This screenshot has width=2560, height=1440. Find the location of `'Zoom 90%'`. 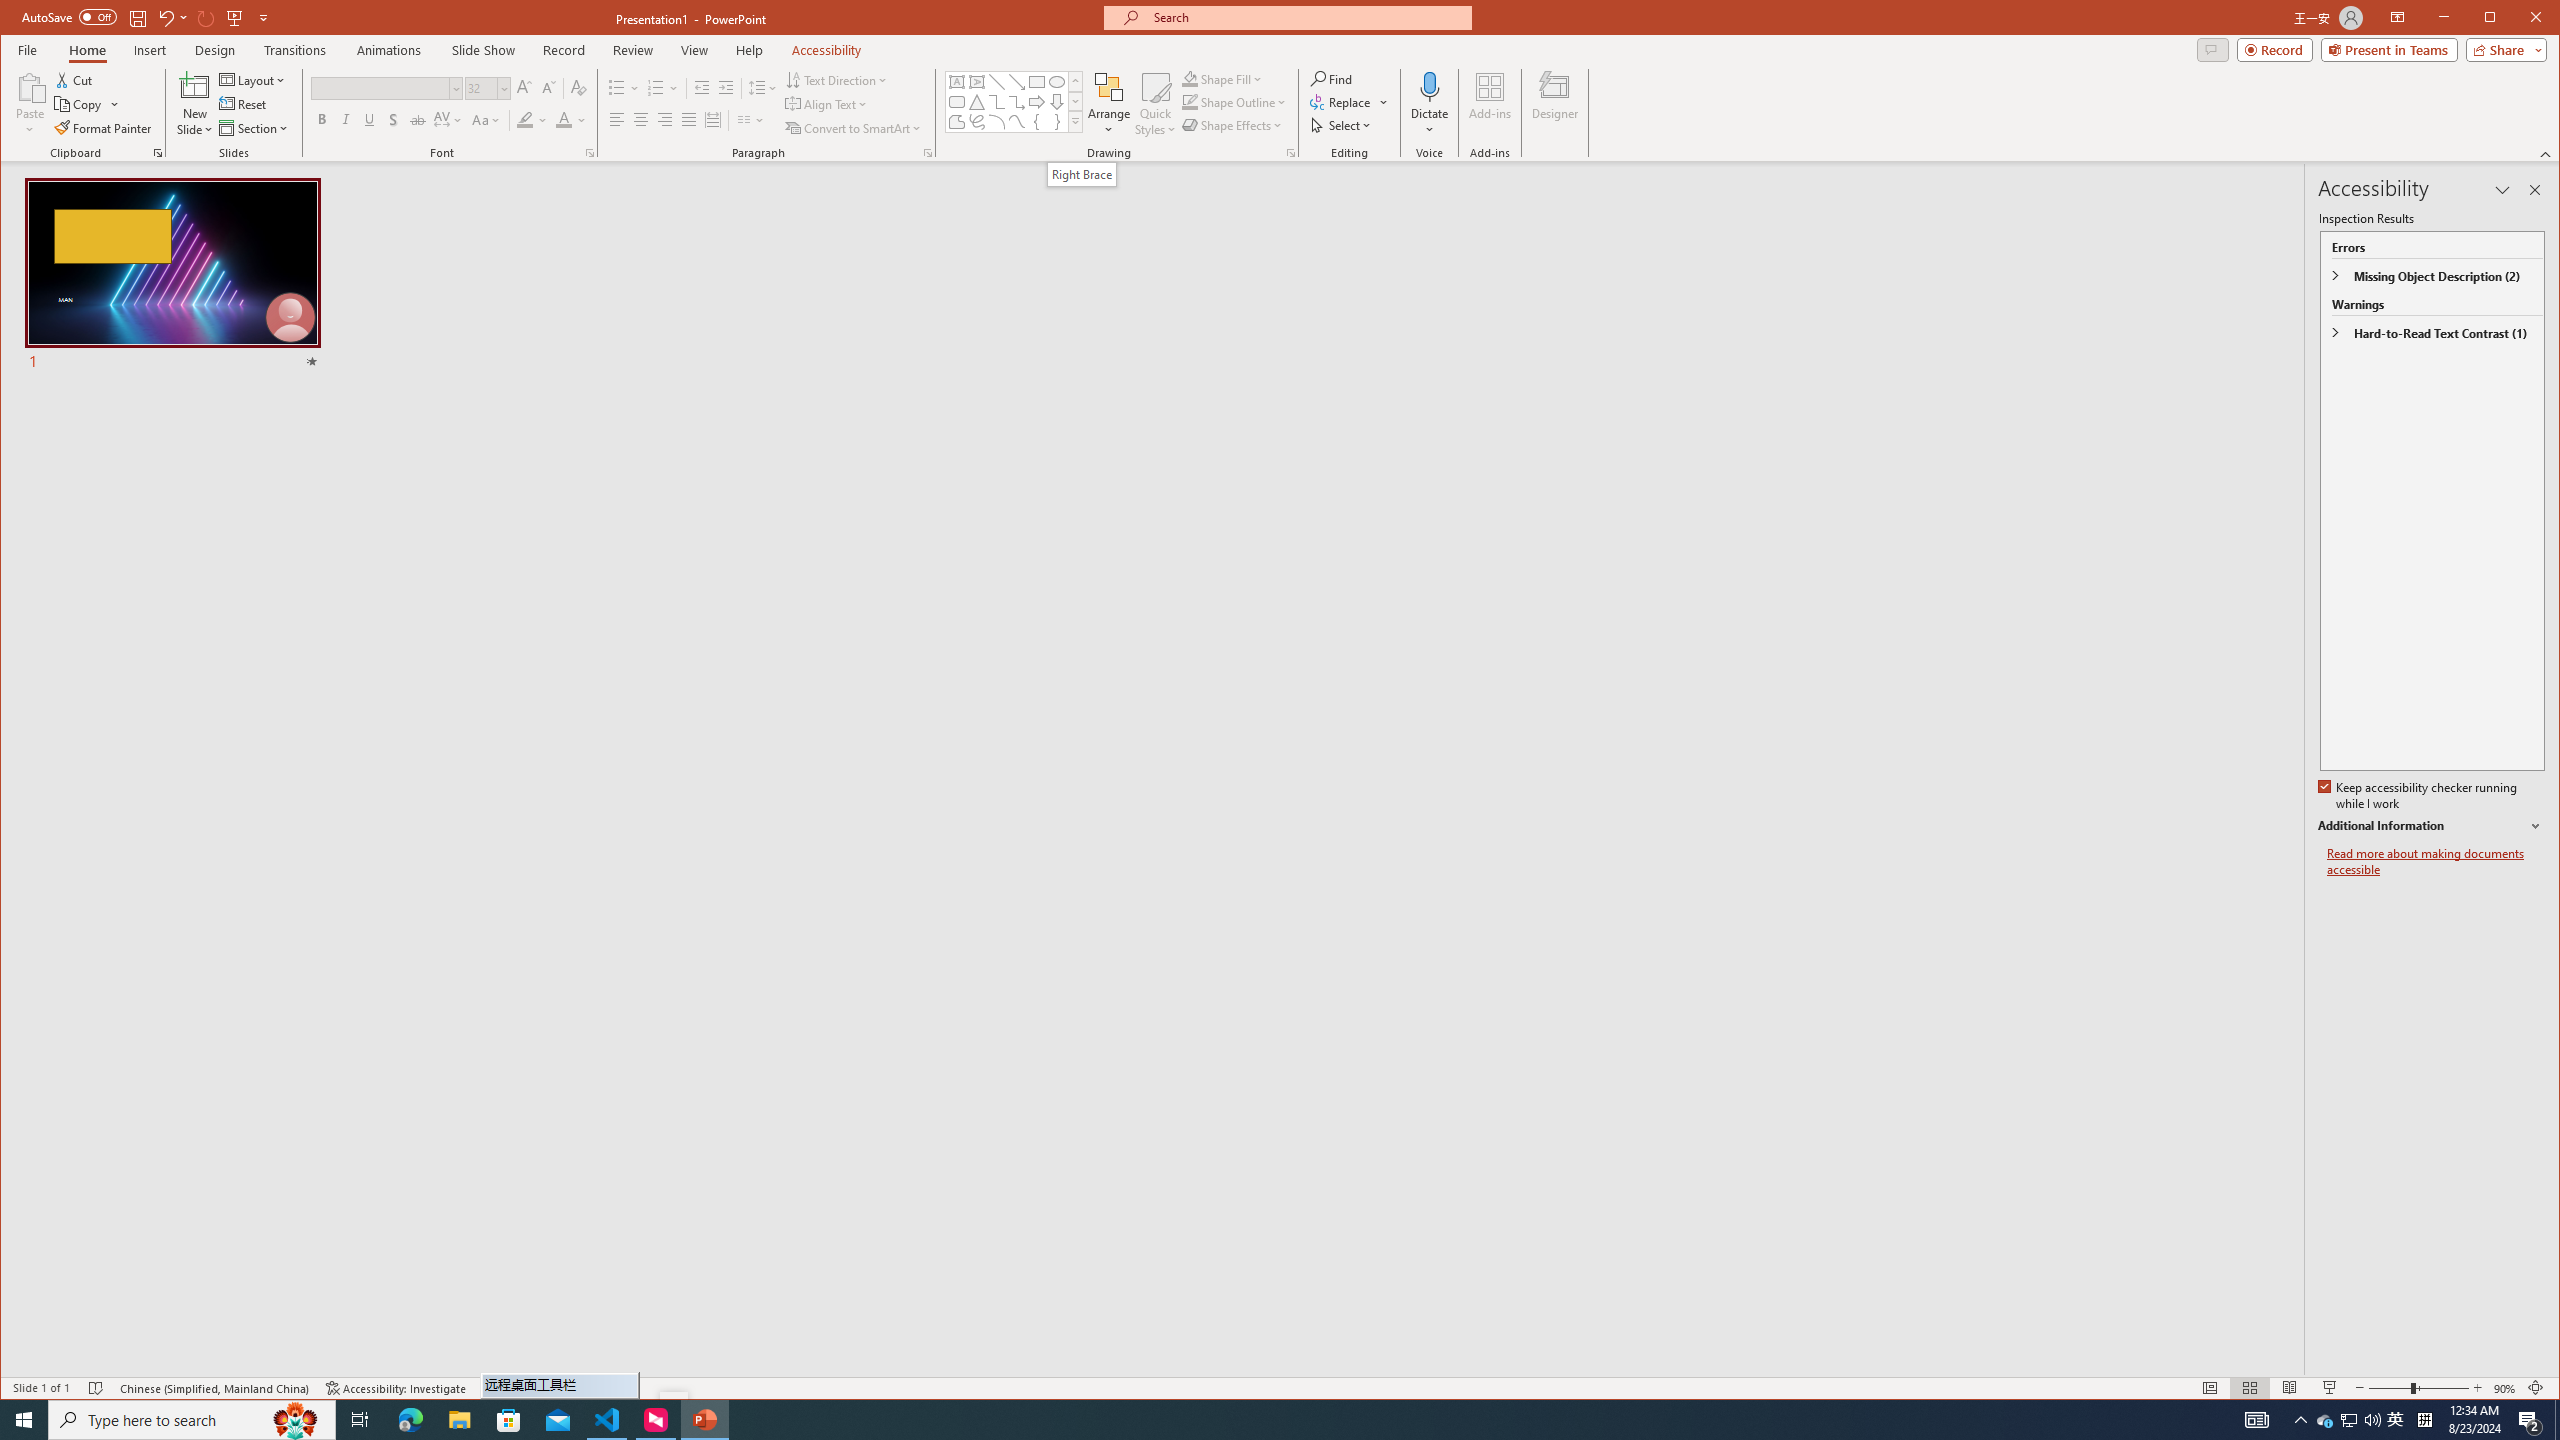

'Zoom 90%' is located at coordinates (2503, 1387).